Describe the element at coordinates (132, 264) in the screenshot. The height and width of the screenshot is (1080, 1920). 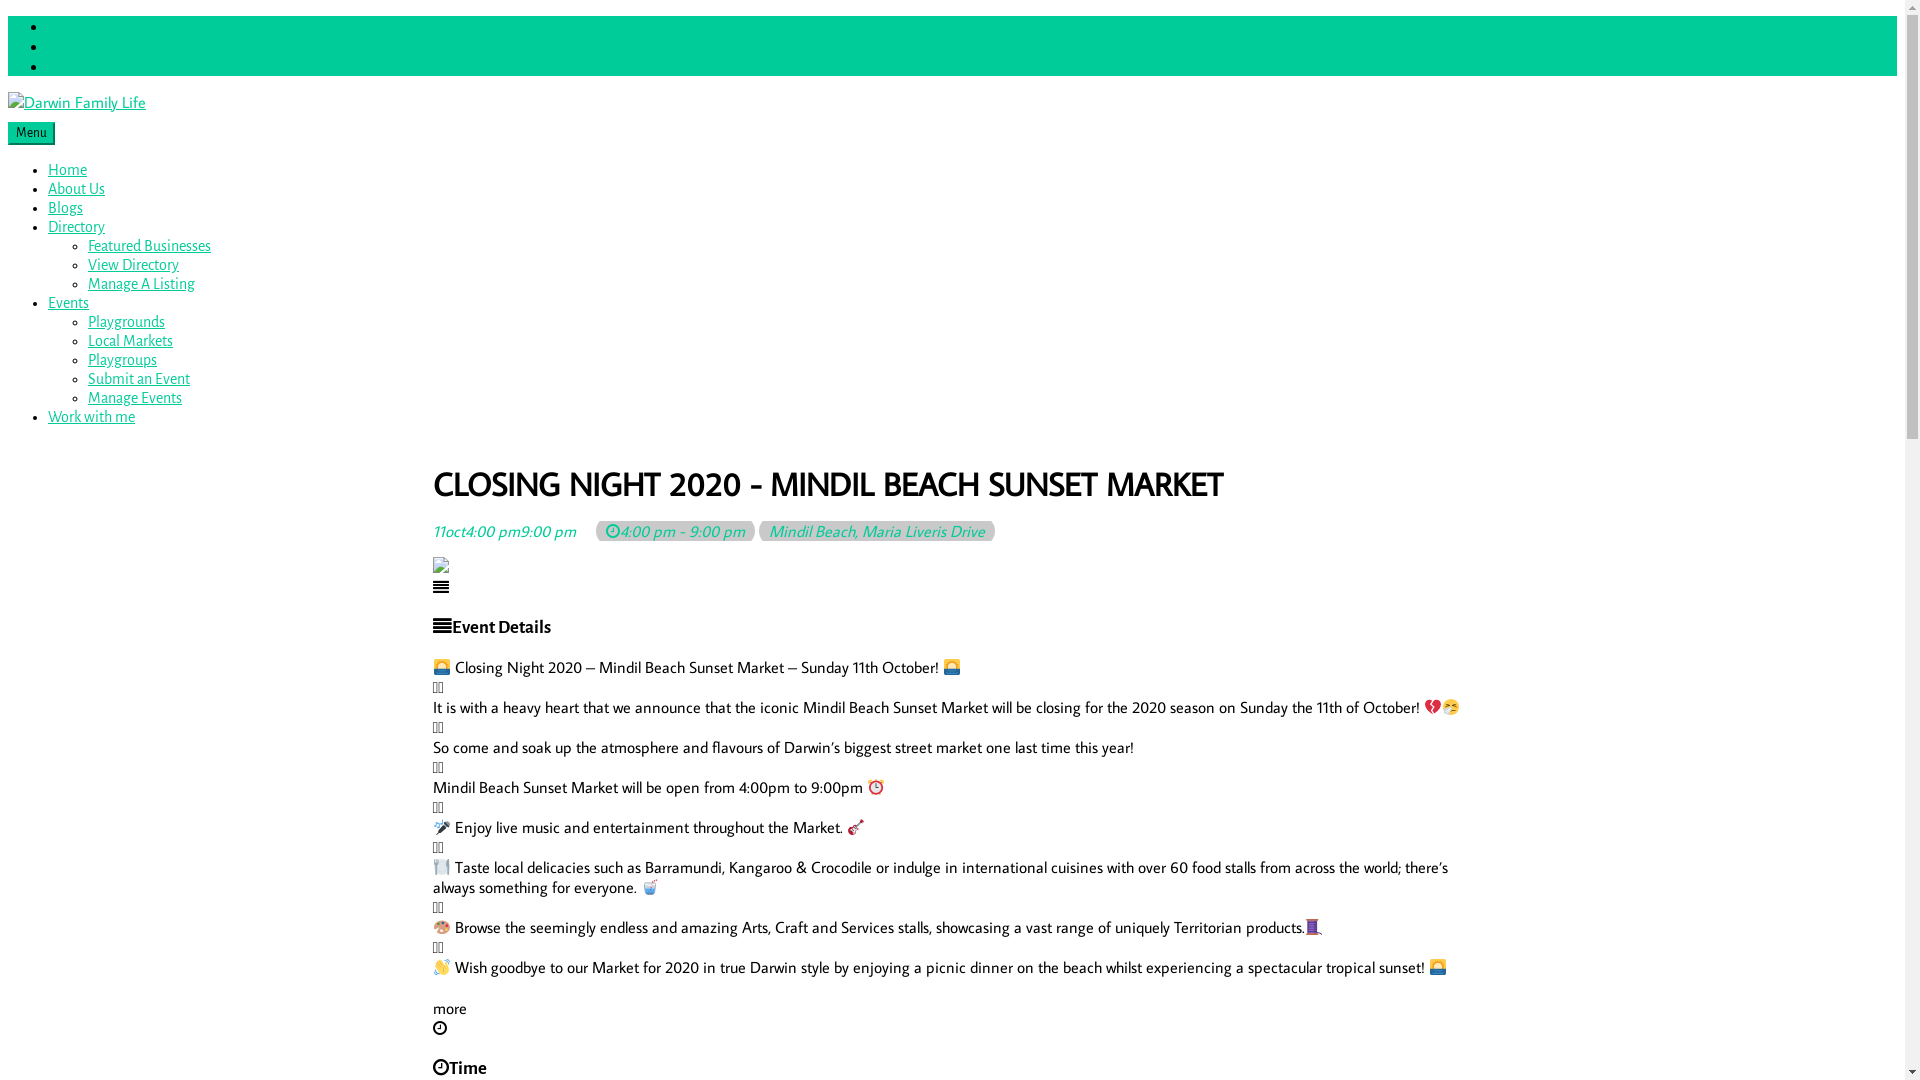
I see `'View Directory'` at that location.